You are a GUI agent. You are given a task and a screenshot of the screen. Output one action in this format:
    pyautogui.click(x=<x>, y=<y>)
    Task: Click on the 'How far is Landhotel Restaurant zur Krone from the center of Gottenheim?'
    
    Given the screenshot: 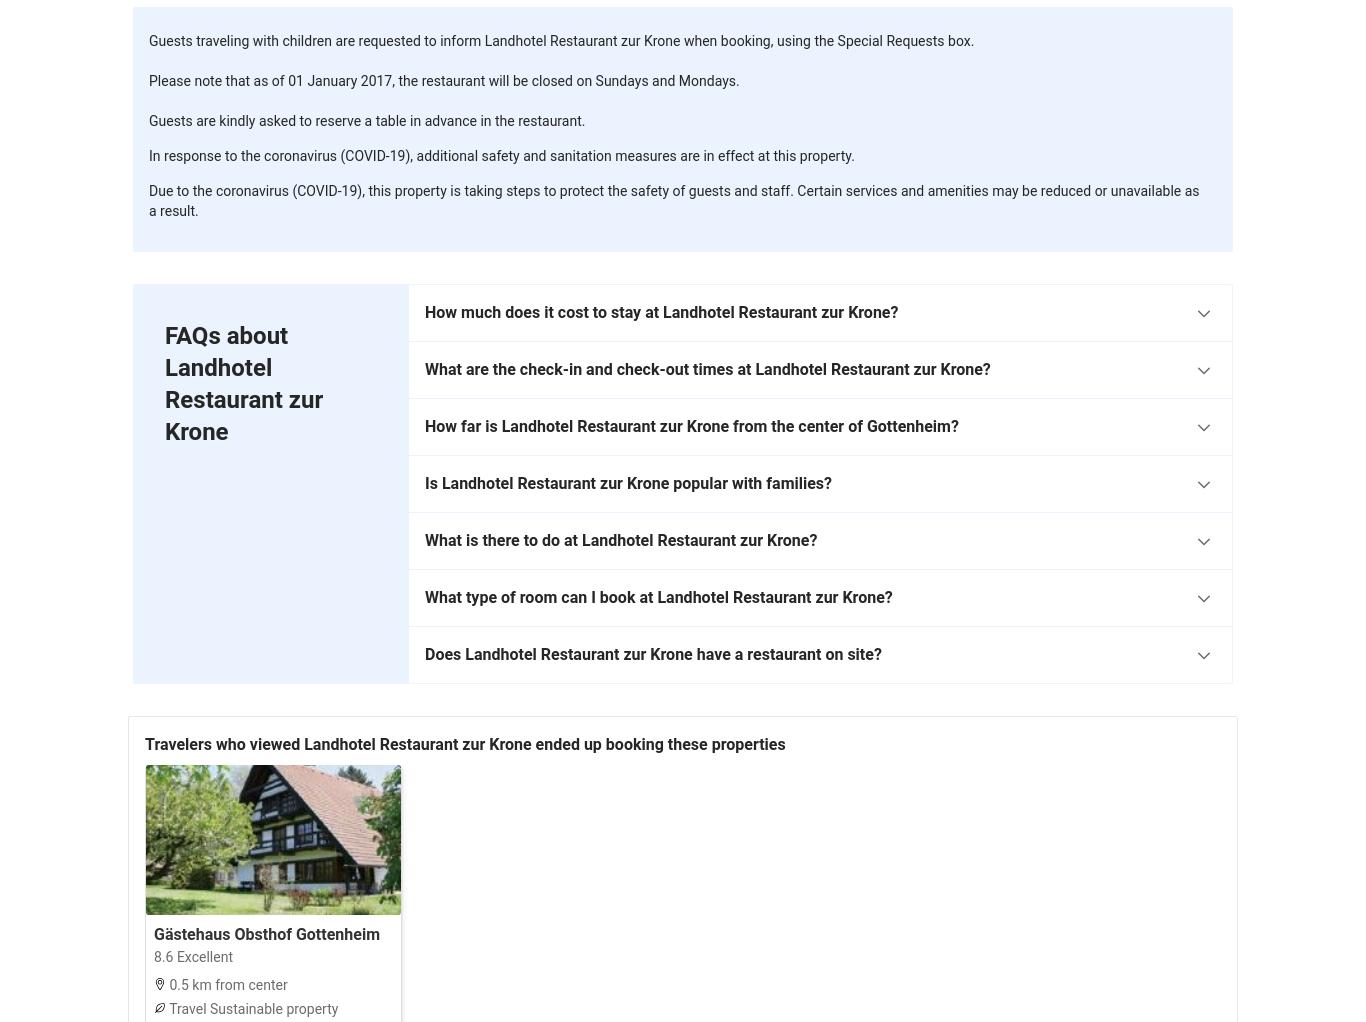 What is the action you would take?
    pyautogui.click(x=691, y=426)
    